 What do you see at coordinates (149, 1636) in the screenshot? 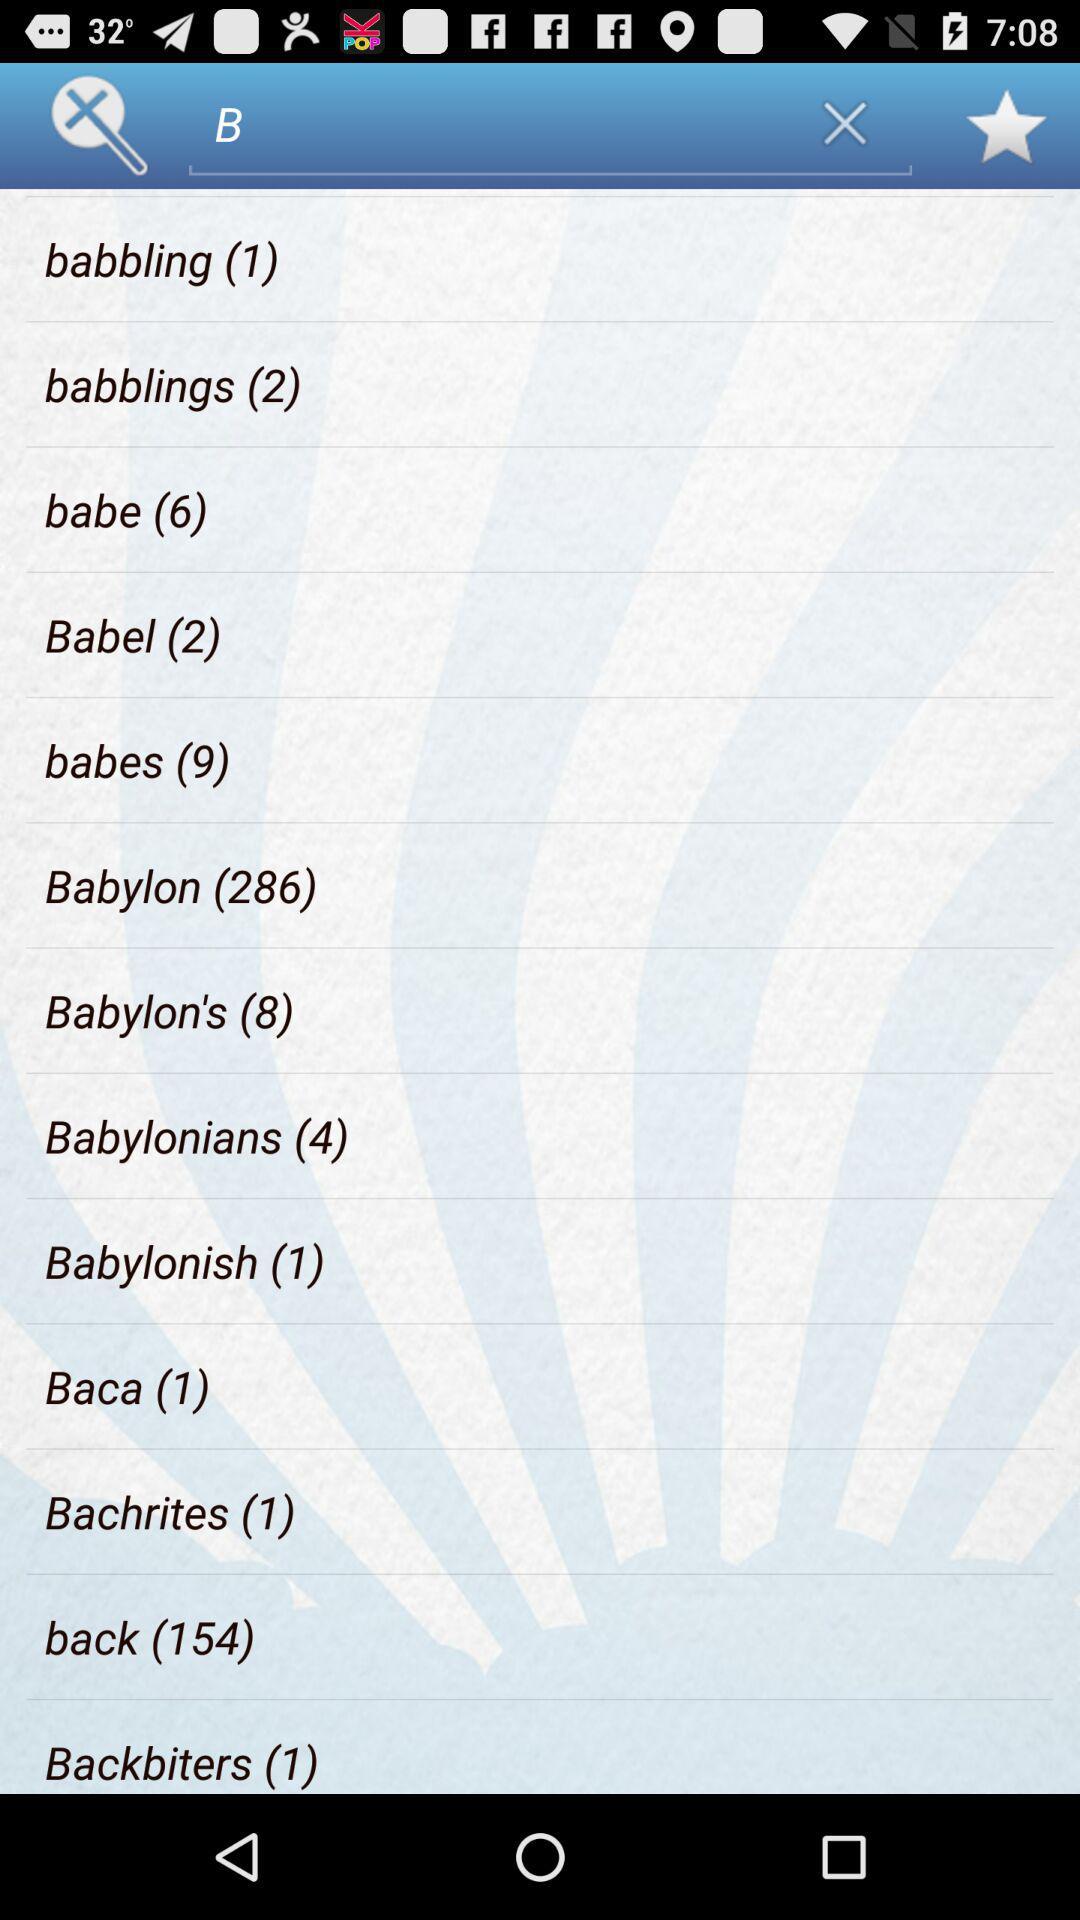
I see `the back (154) icon` at bounding box center [149, 1636].